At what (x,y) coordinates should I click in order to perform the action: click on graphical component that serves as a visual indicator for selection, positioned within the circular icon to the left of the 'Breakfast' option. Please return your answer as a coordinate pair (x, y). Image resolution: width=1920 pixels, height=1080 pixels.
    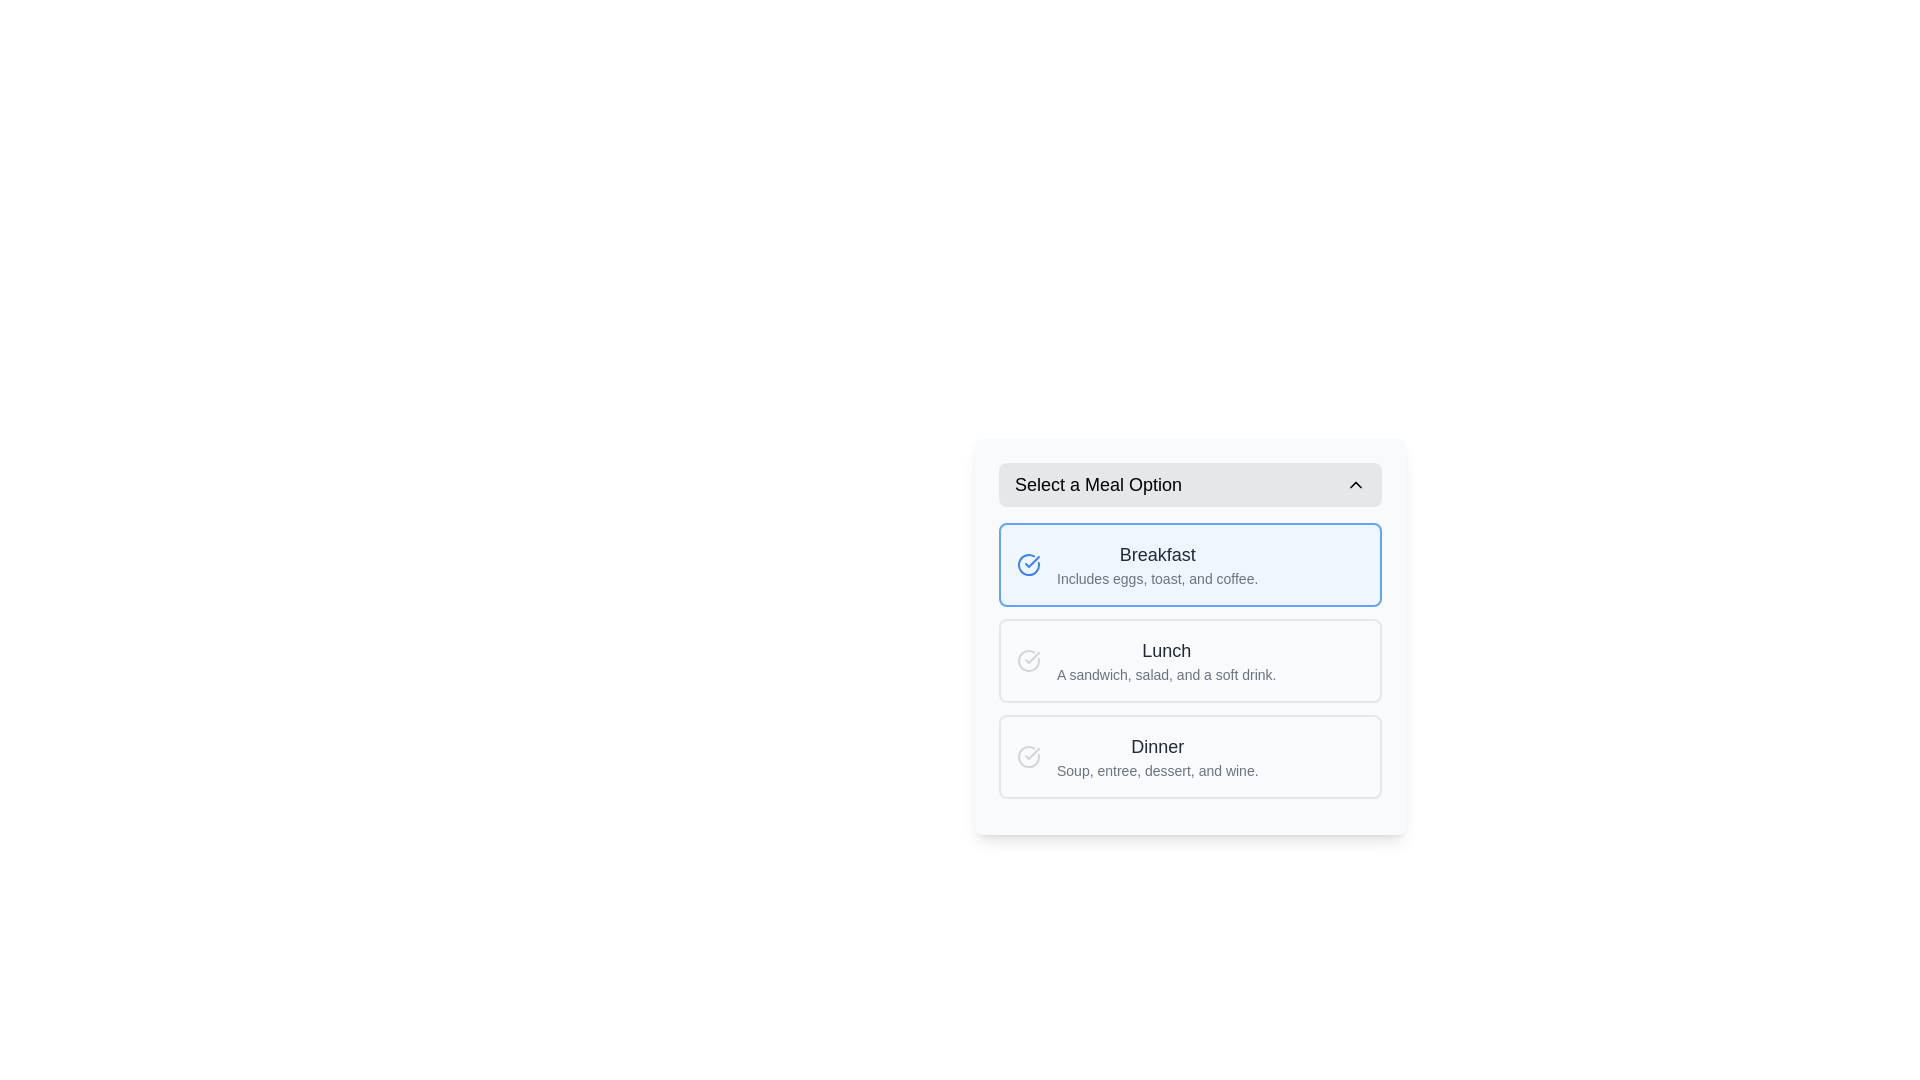
    Looking at the image, I should click on (1032, 753).